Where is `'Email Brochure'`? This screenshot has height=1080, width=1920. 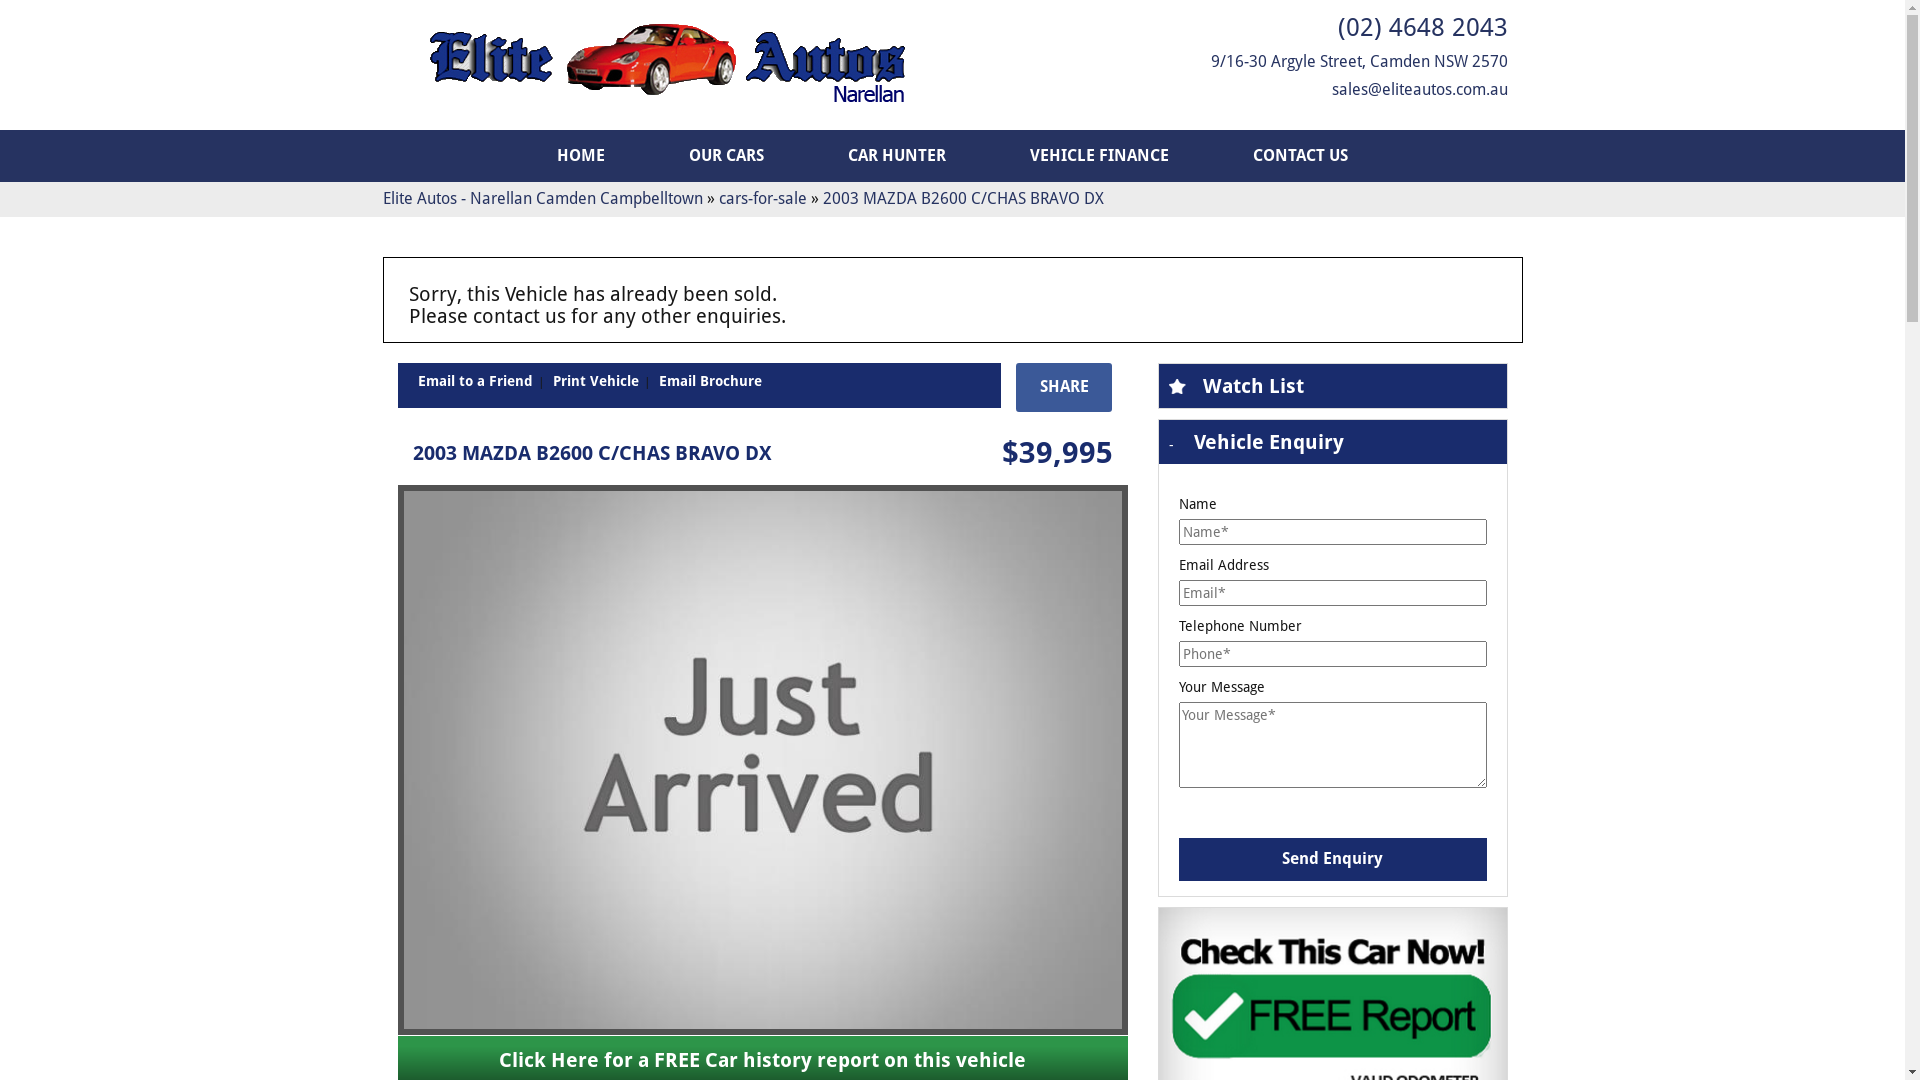 'Email Brochure' is located at coordinates (709, 381).